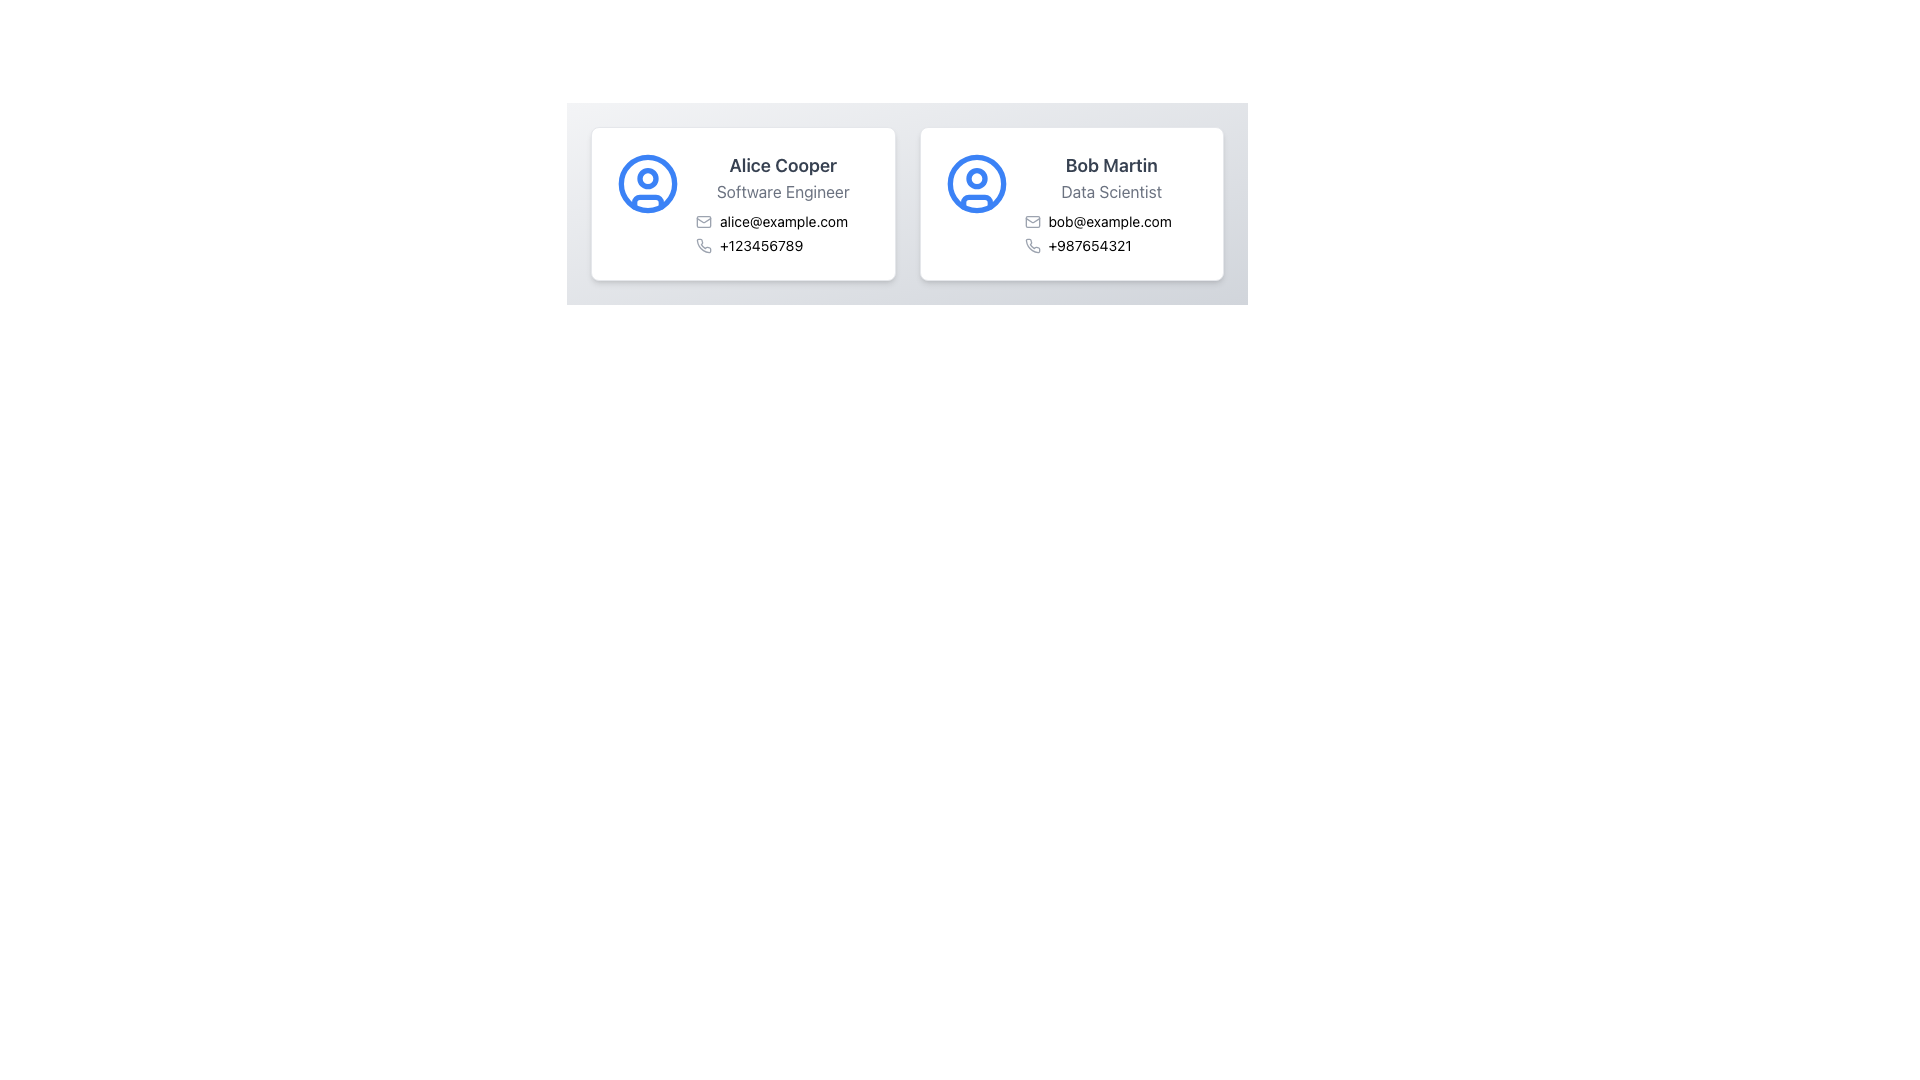 The width and height of the screenshot is (1920, 1080). I want to click on the decorative circular shape that represents the user avatar for 'Alice Cooper' in the top-left section of the contact card, so click(648, 184).